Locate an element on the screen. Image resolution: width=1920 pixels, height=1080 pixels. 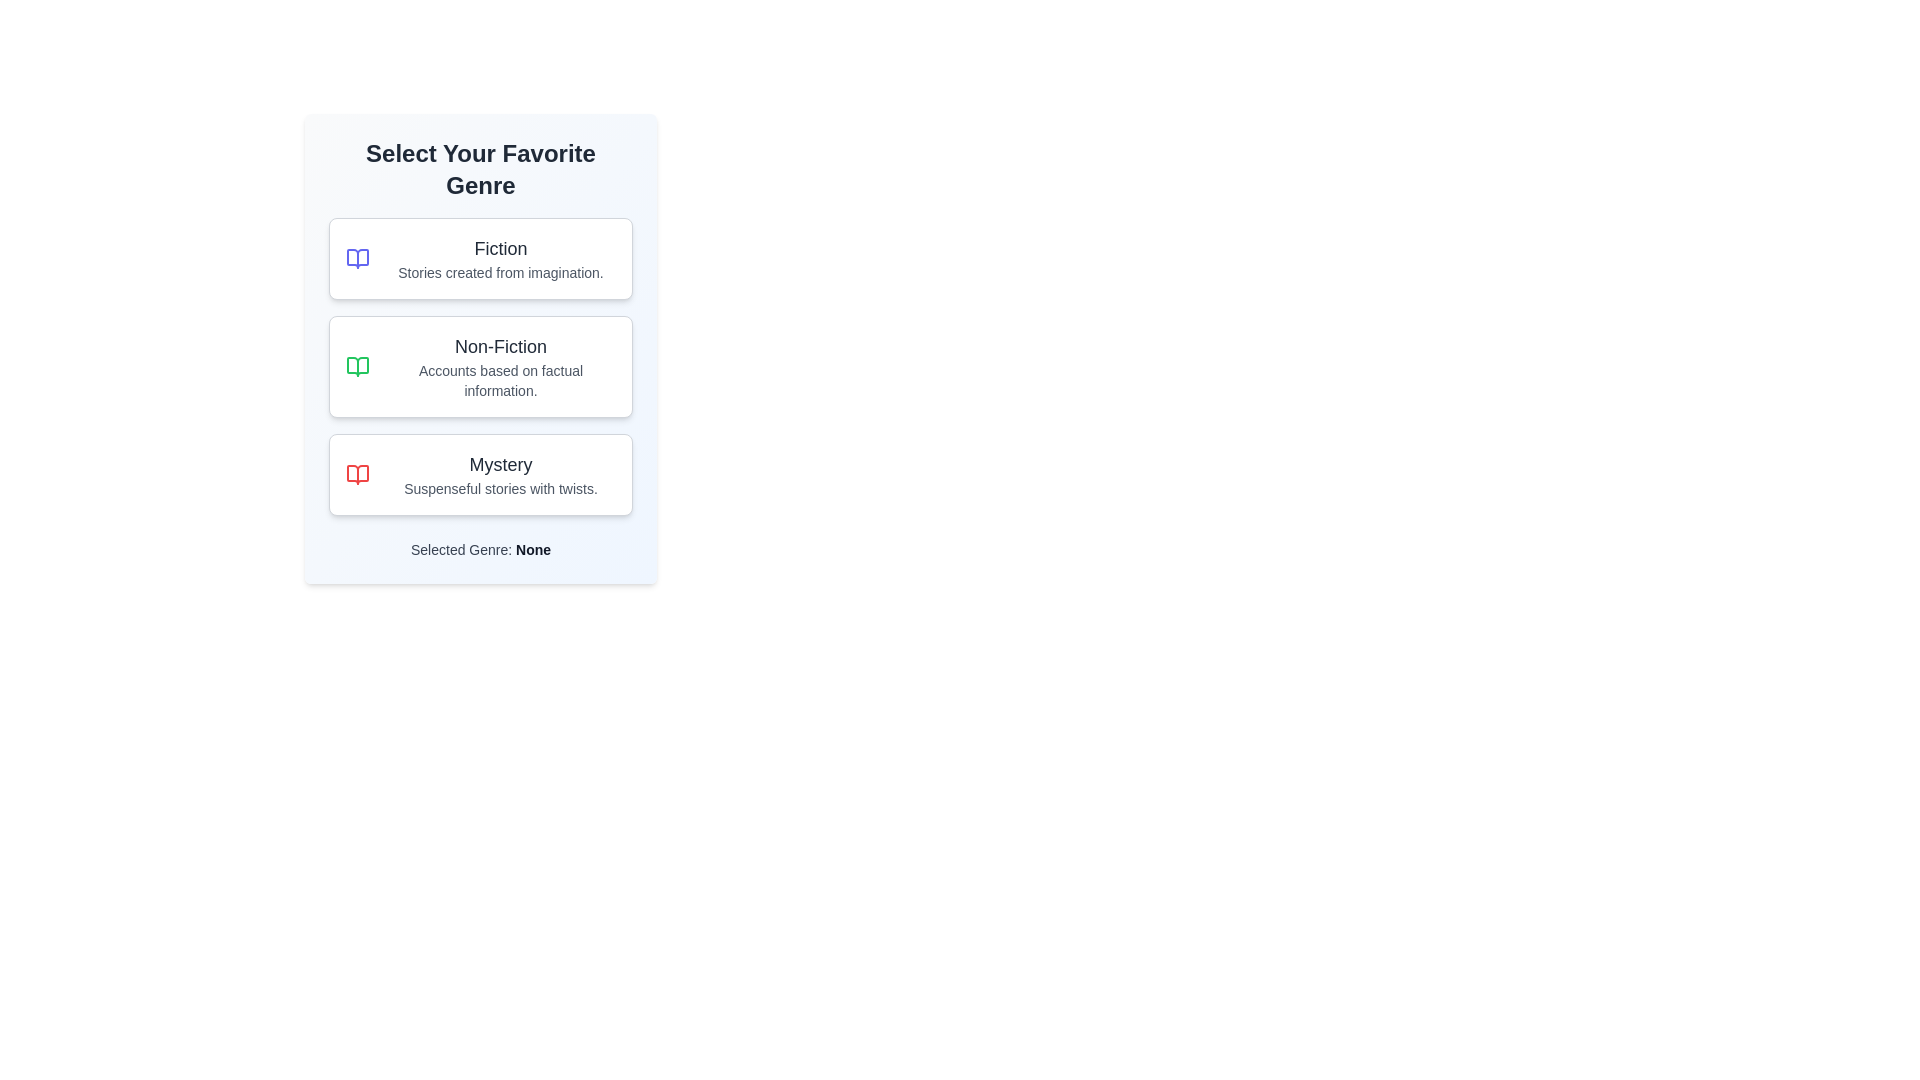
the red open book icon located in the third section titled 'Mystery' at the top of that section is located at coordinates (358, 474).